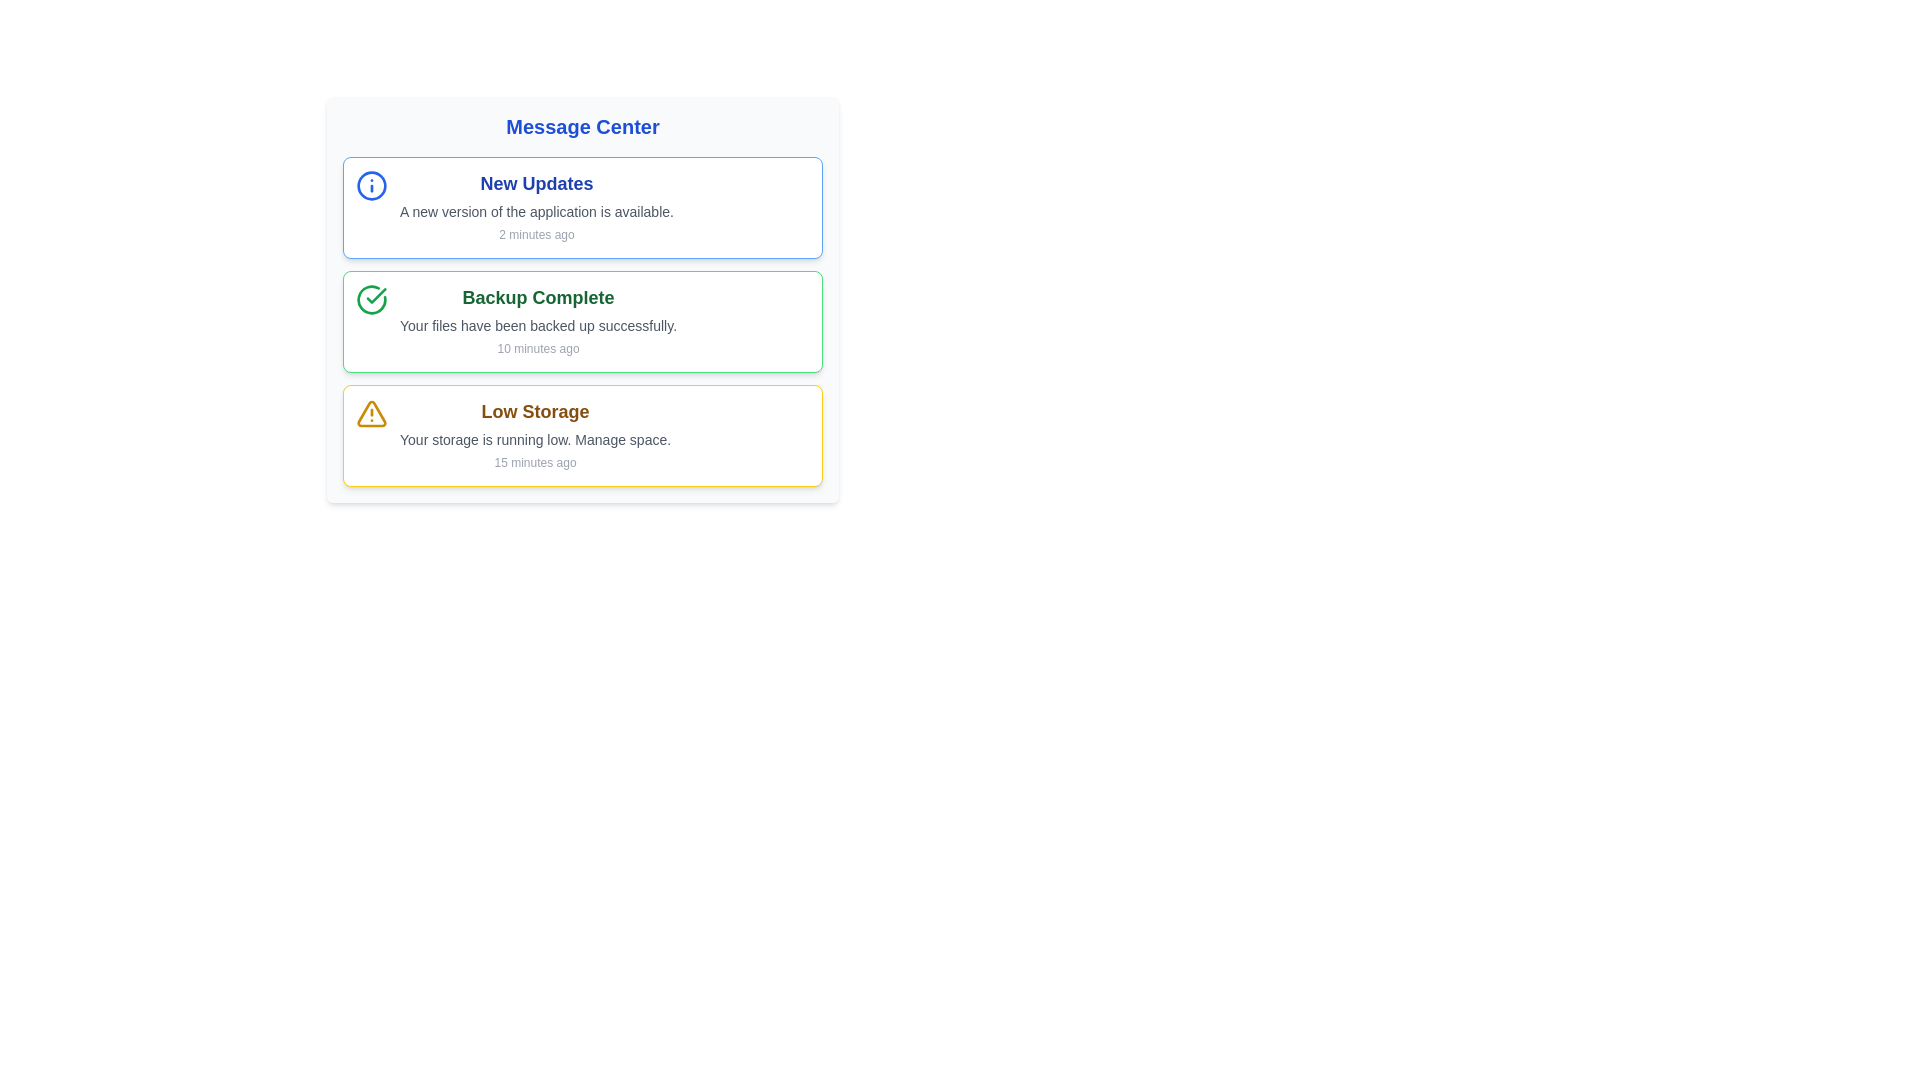 The image size is (1920, 1080). Describe the element at coordinates (535, 462) in the screenshot. I see `the small light gray text '15 minutes ago' located below the 'Low Storage' notification in the Message Center interface` at that location.